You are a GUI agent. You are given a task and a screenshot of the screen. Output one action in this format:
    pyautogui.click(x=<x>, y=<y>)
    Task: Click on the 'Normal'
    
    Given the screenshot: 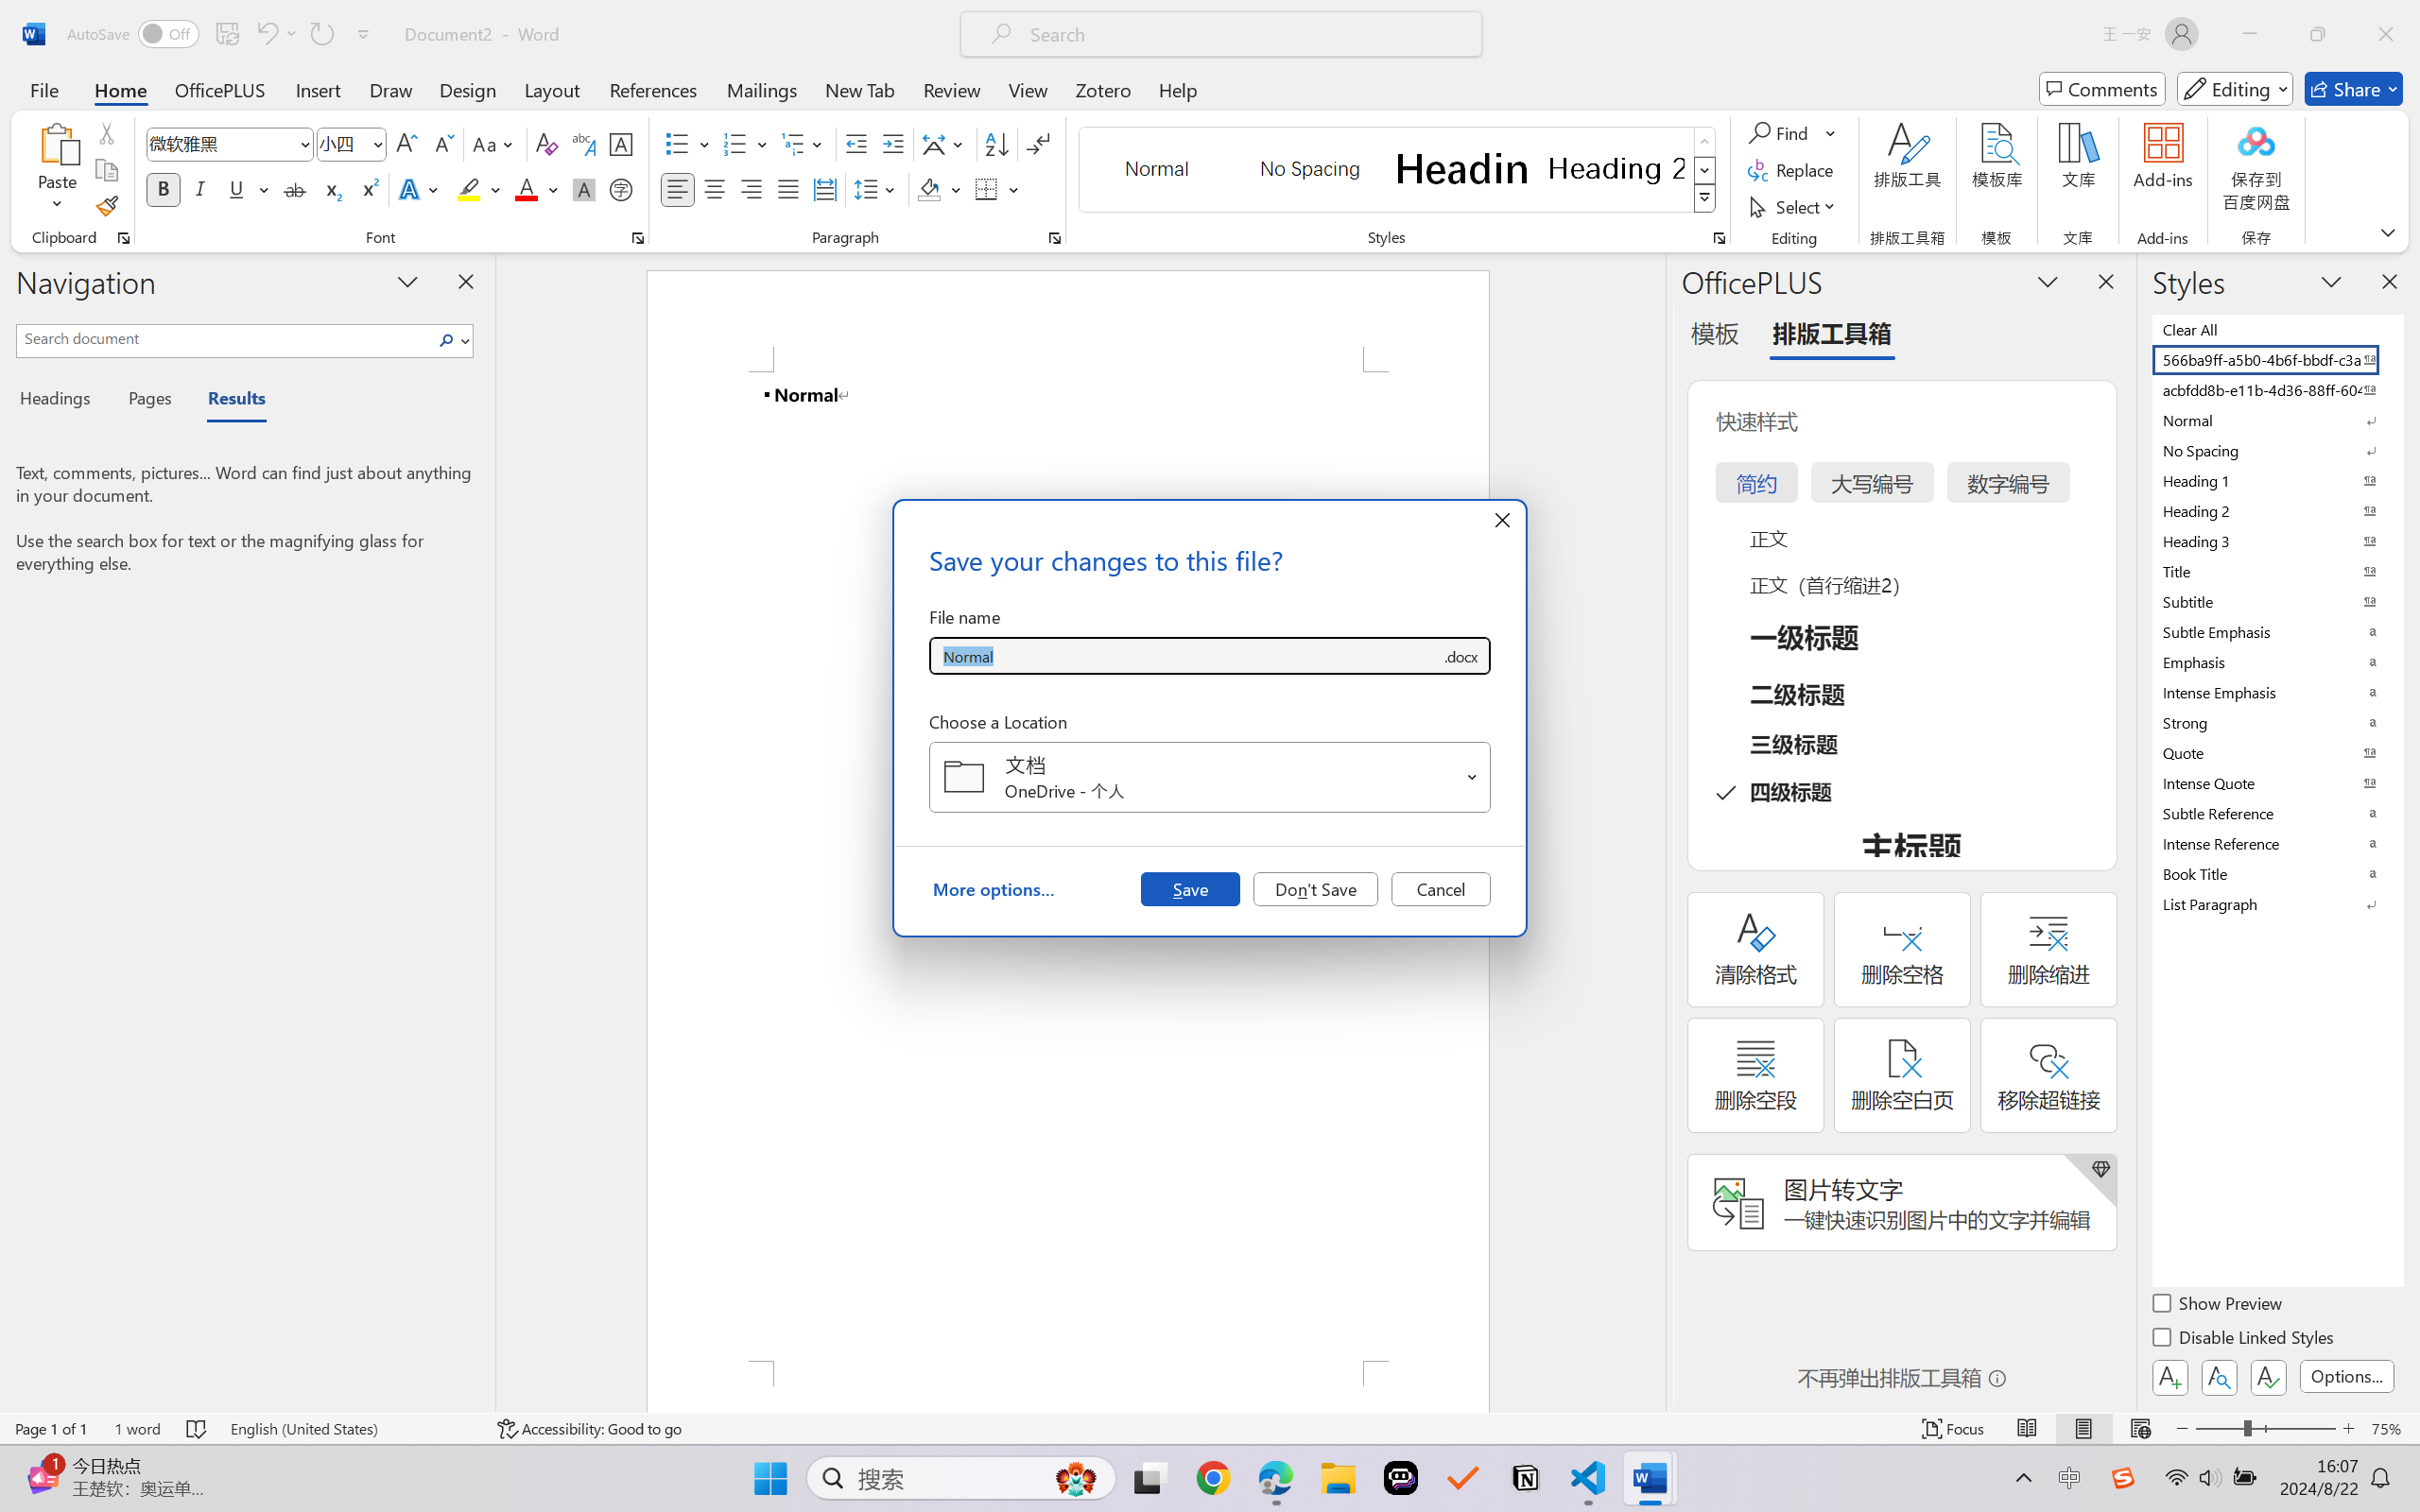 What is the action you would take?
    pyautogui.click(x=2275, y=419)
    